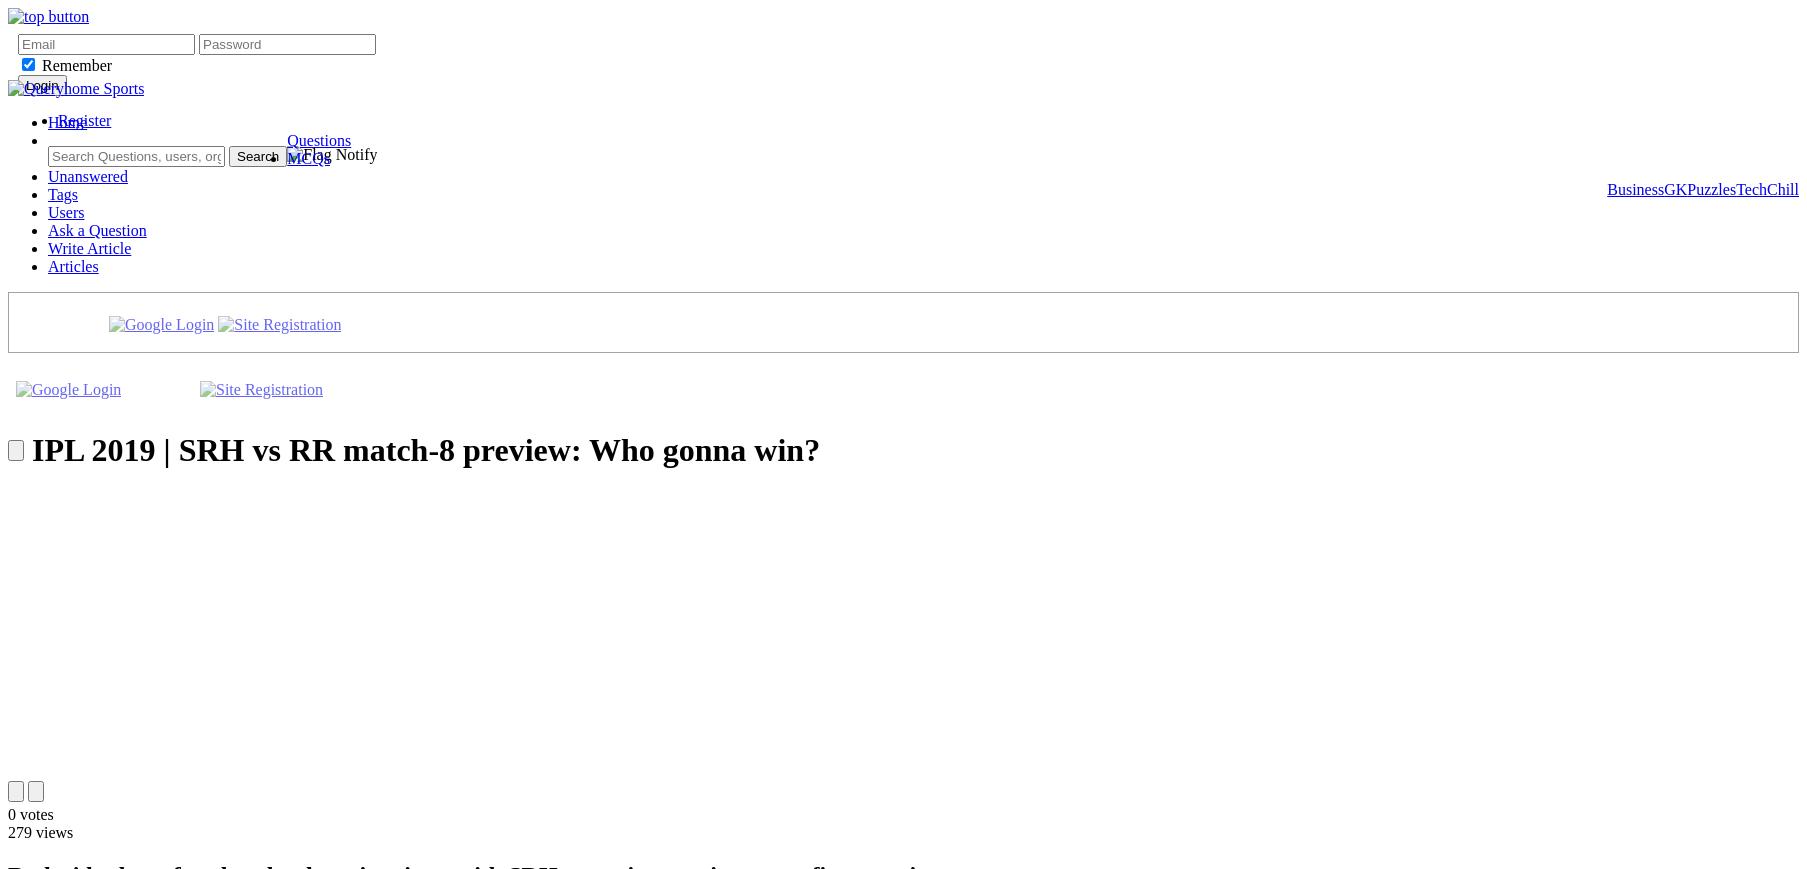 The height and width of the screenshot is (869, 1807). I want to click on '0', so click(11, 813).